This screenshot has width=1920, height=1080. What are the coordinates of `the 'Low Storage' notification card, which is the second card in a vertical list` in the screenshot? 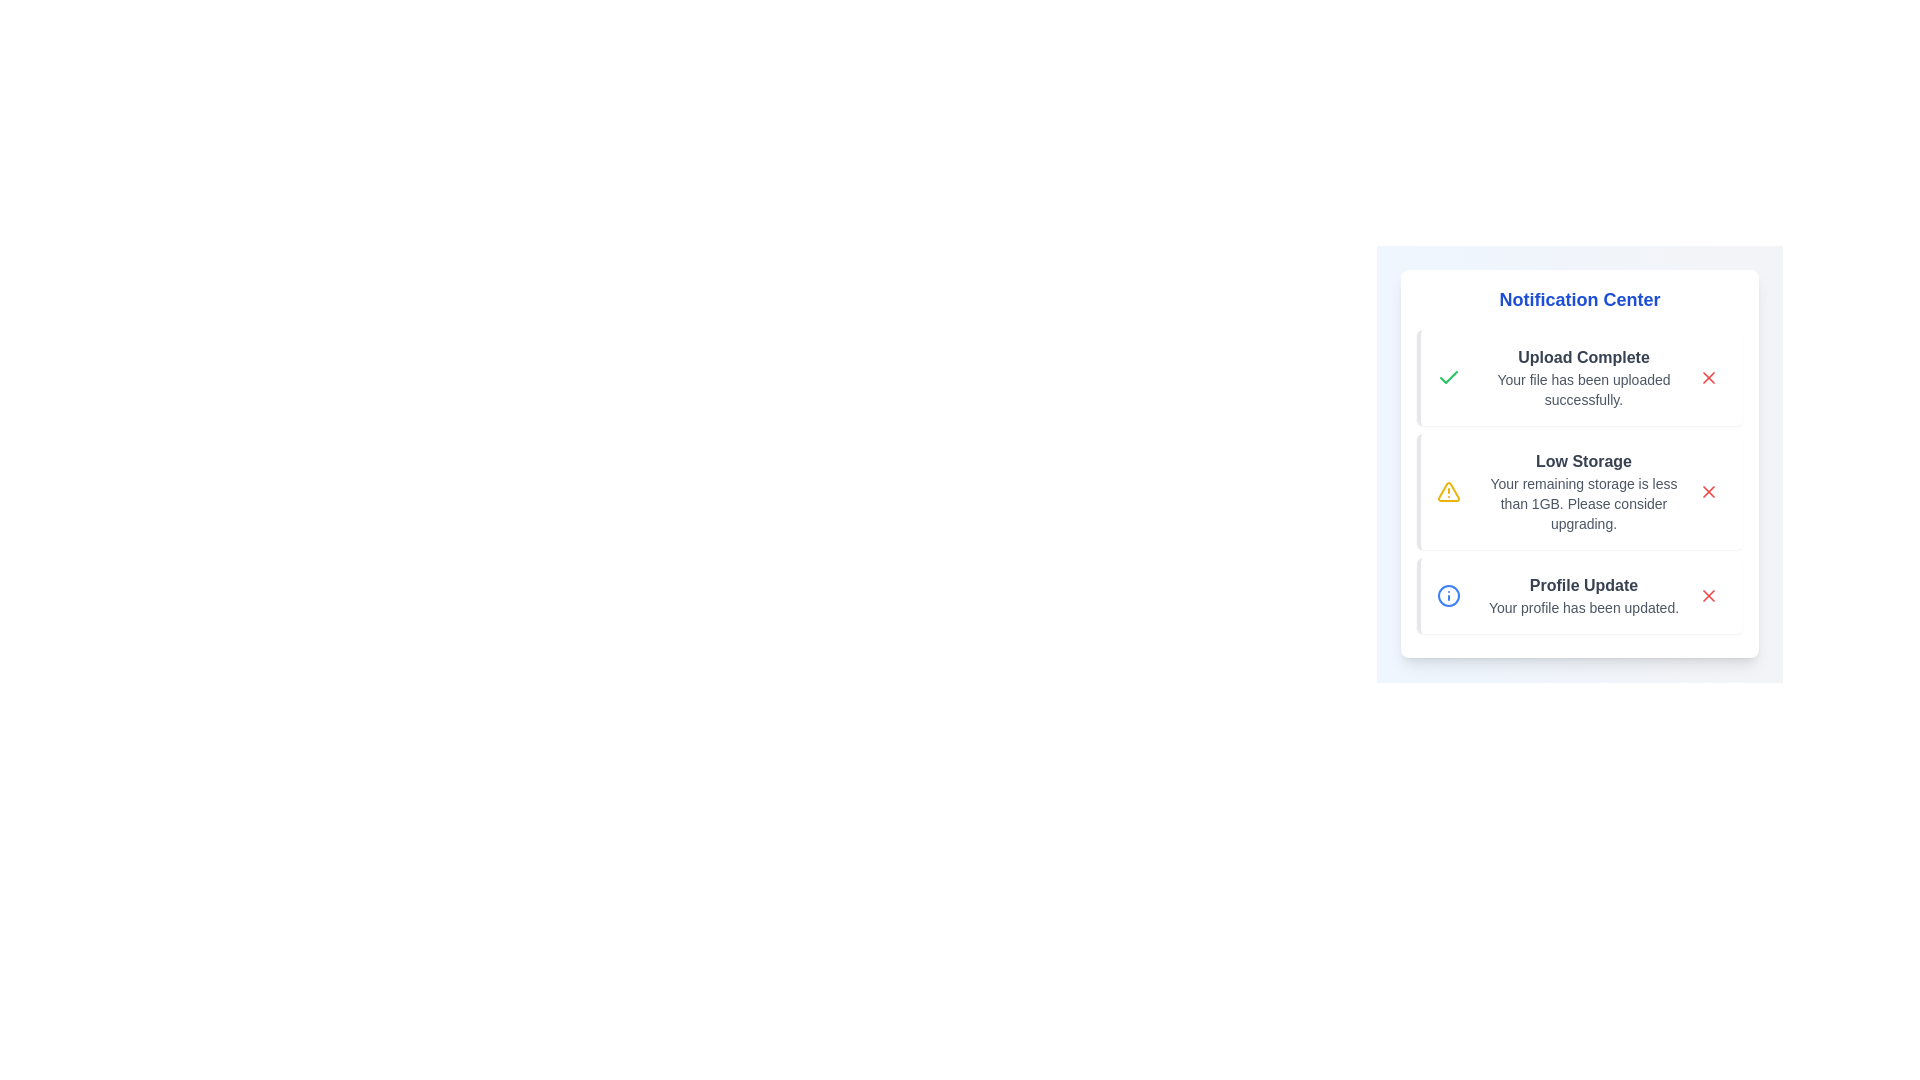 It's located at (1578, 492).